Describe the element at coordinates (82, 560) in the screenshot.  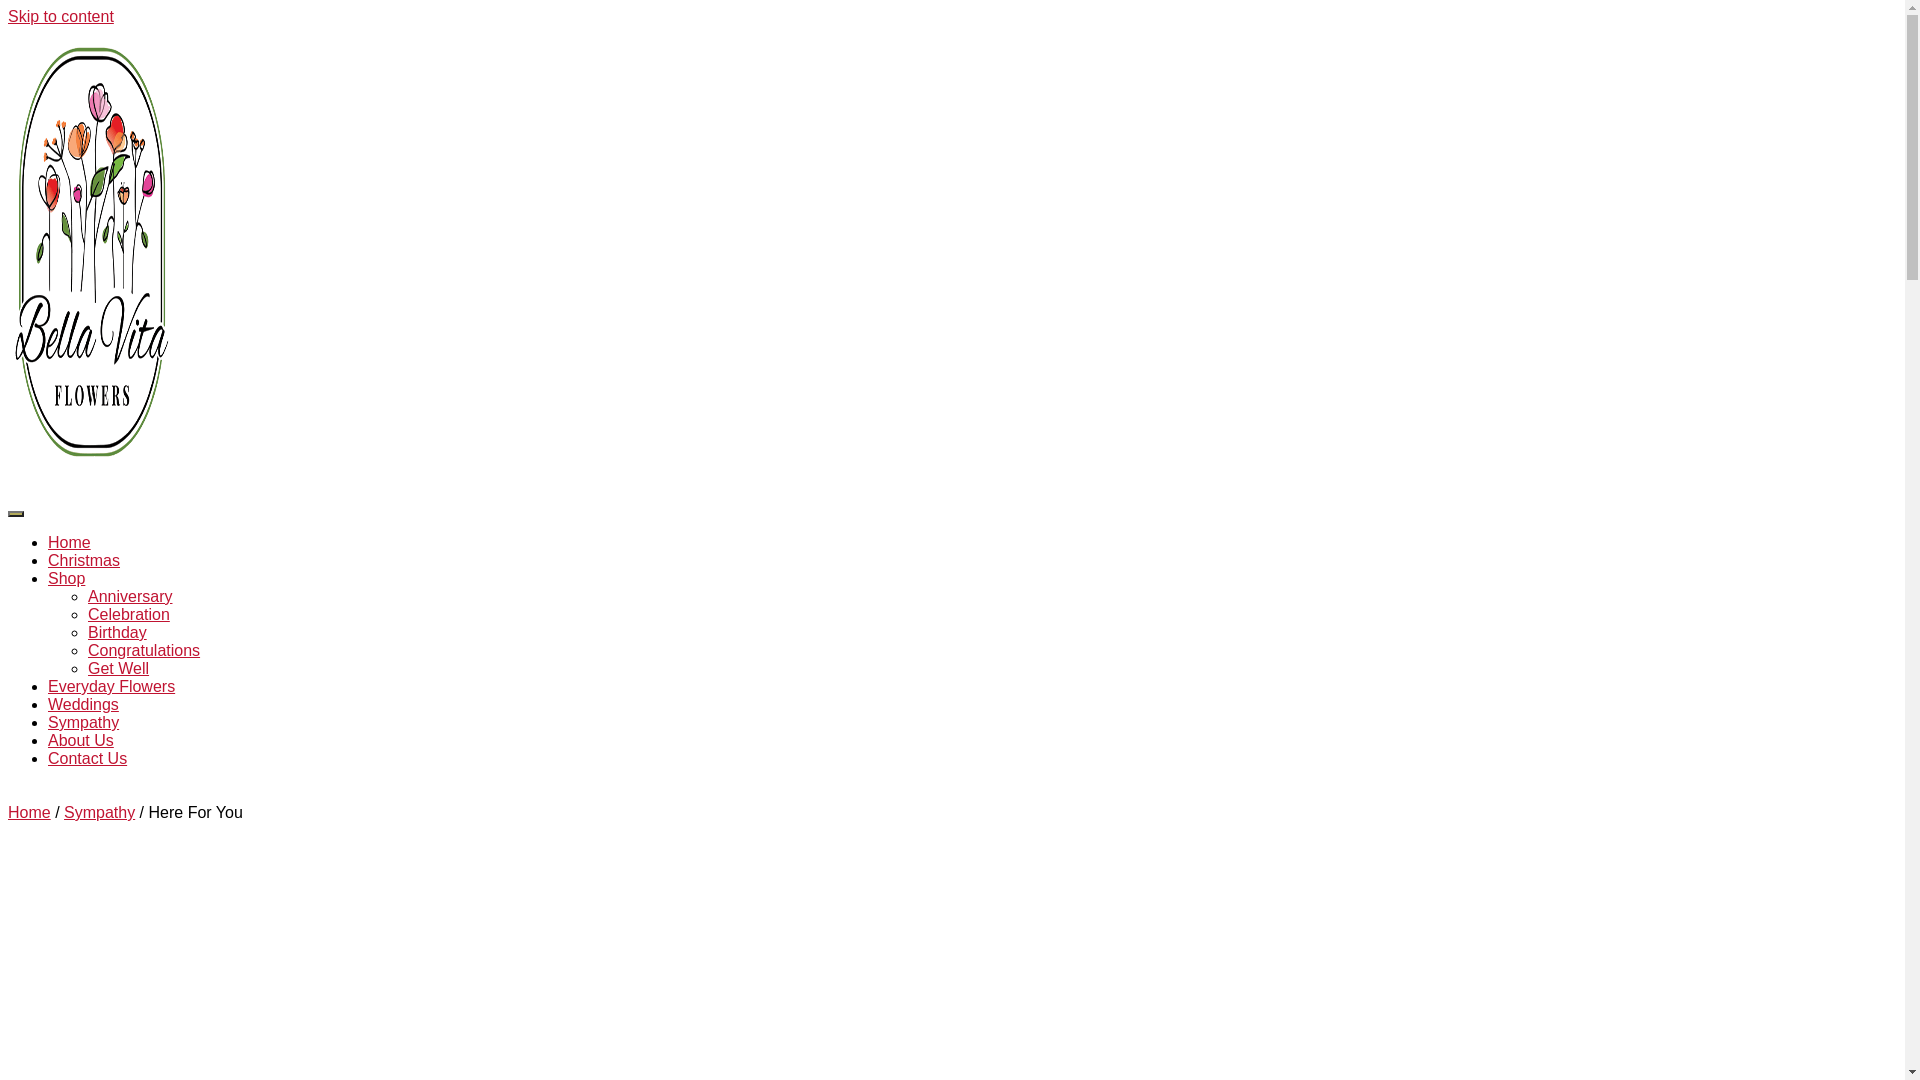
I see `'Christmas'` at that location.